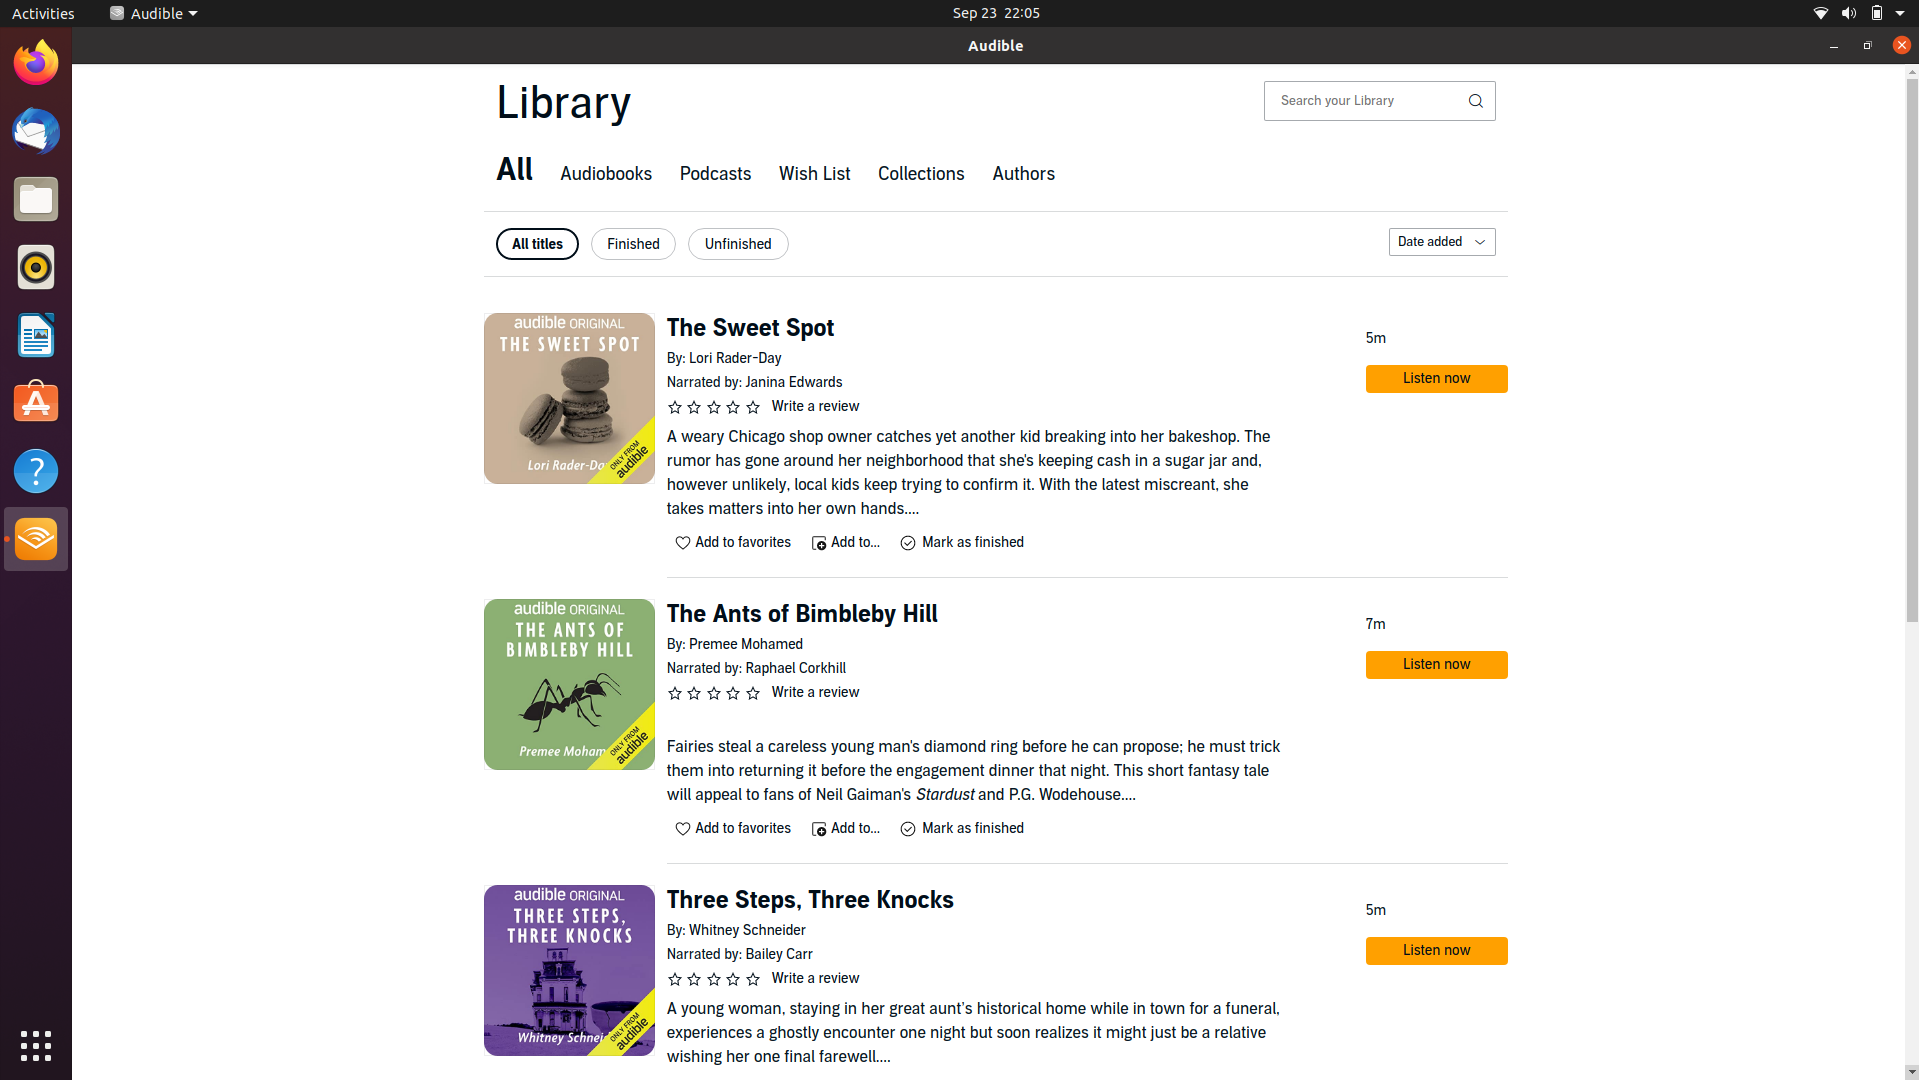 The height and width of the screenshot is (1080, 1919). Describe the element at coordinates (1440, 241) in the screenshot. I see `Rearrange the catalogue based on when they were added` at that location.